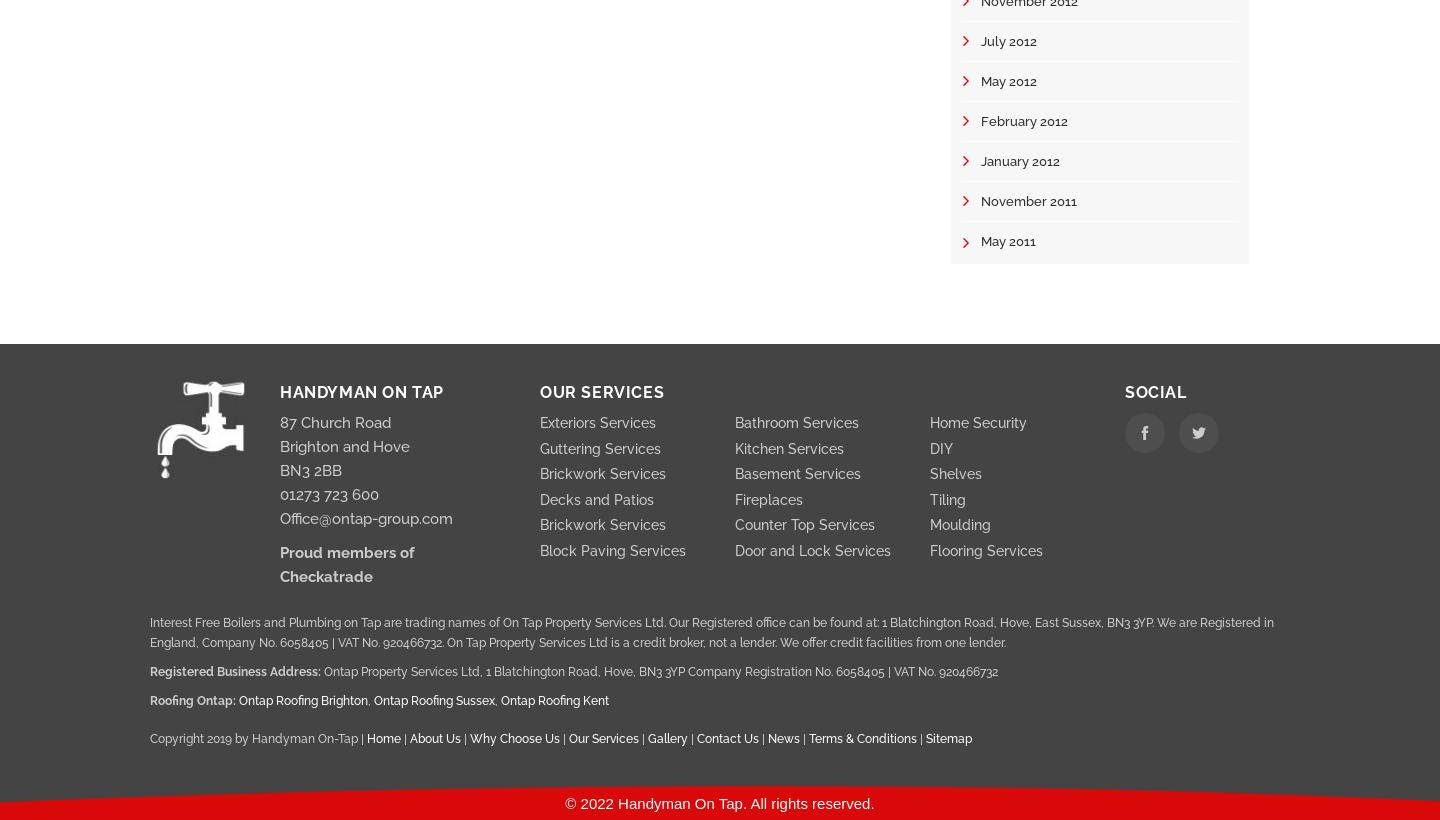 The width and height of the screenshot is (1440, 820). What do you see at coordinates (980, 160) in the screenshot?
I see `'January 2012'` at bounding box center [980, 160].